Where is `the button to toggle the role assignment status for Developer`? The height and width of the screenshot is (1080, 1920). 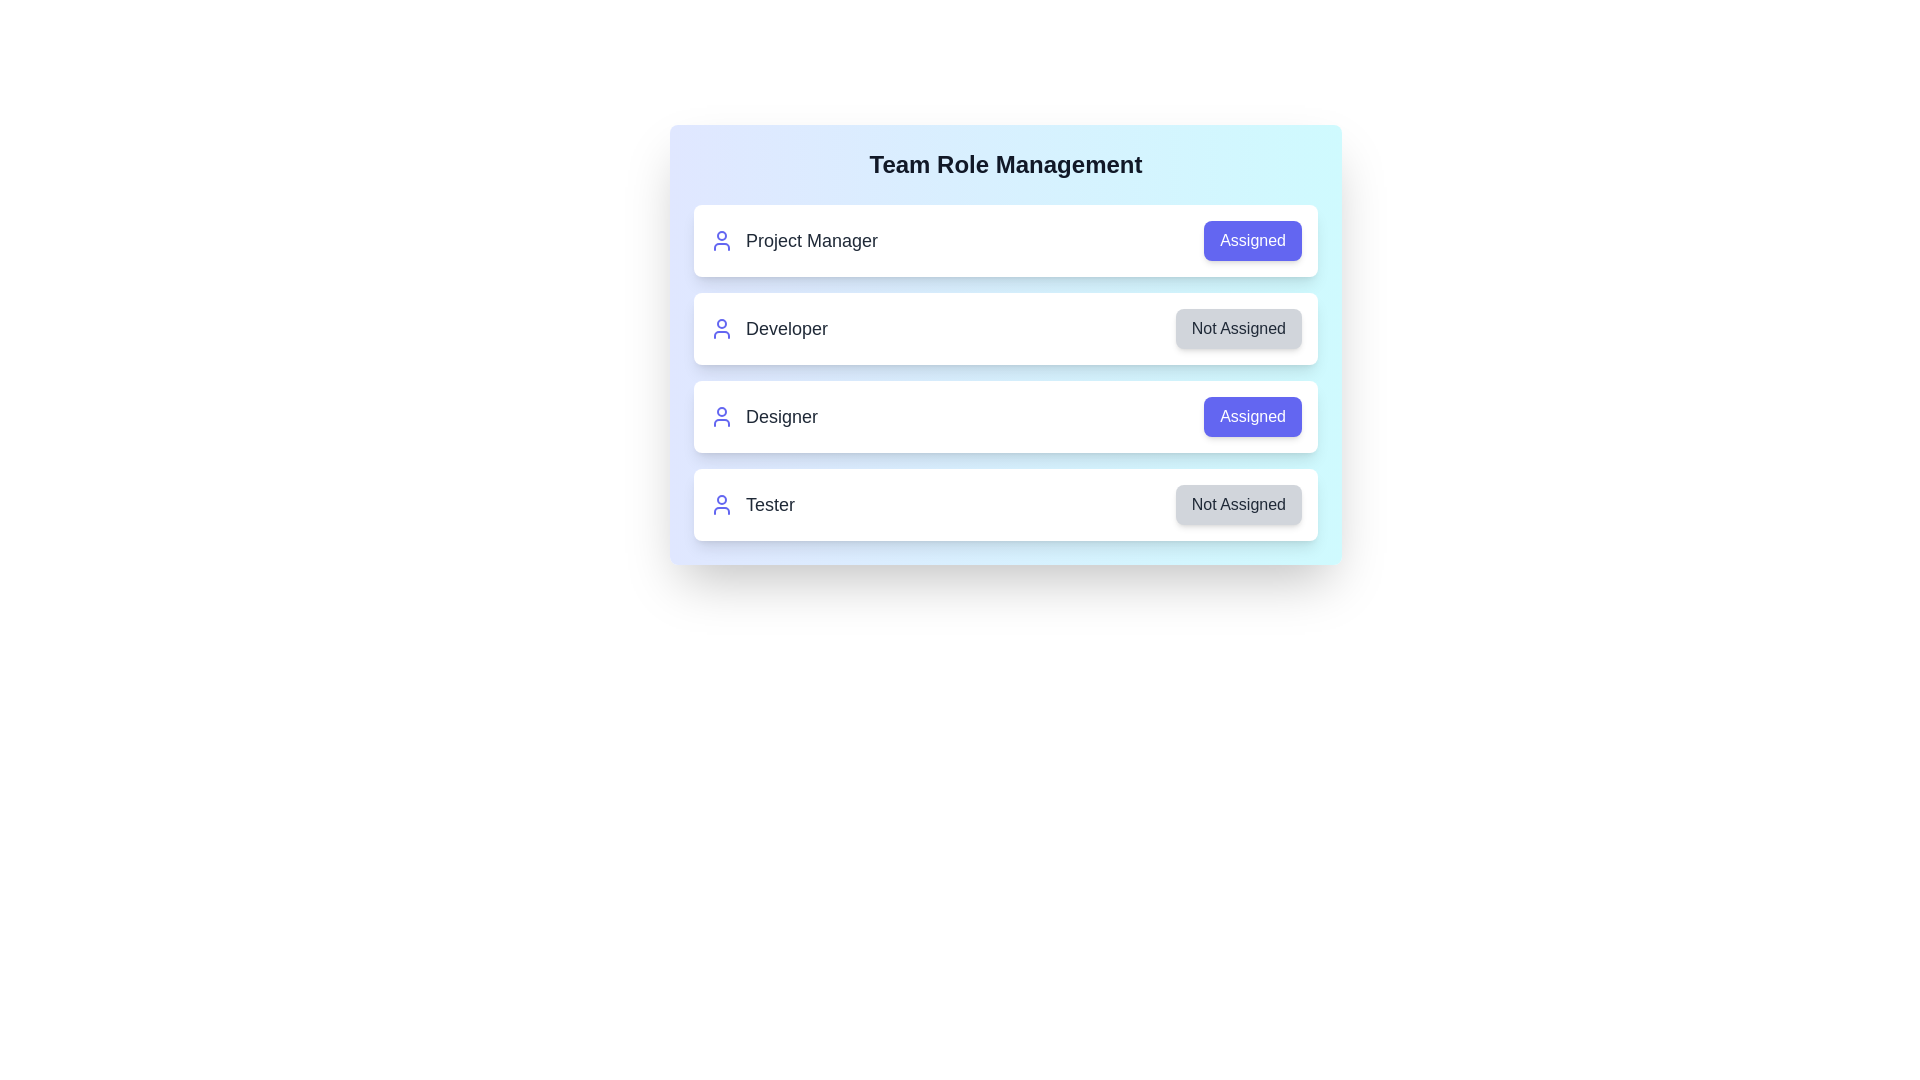 the button to toggle the role assignment status for Developer is located at coordinates (1237, 327).